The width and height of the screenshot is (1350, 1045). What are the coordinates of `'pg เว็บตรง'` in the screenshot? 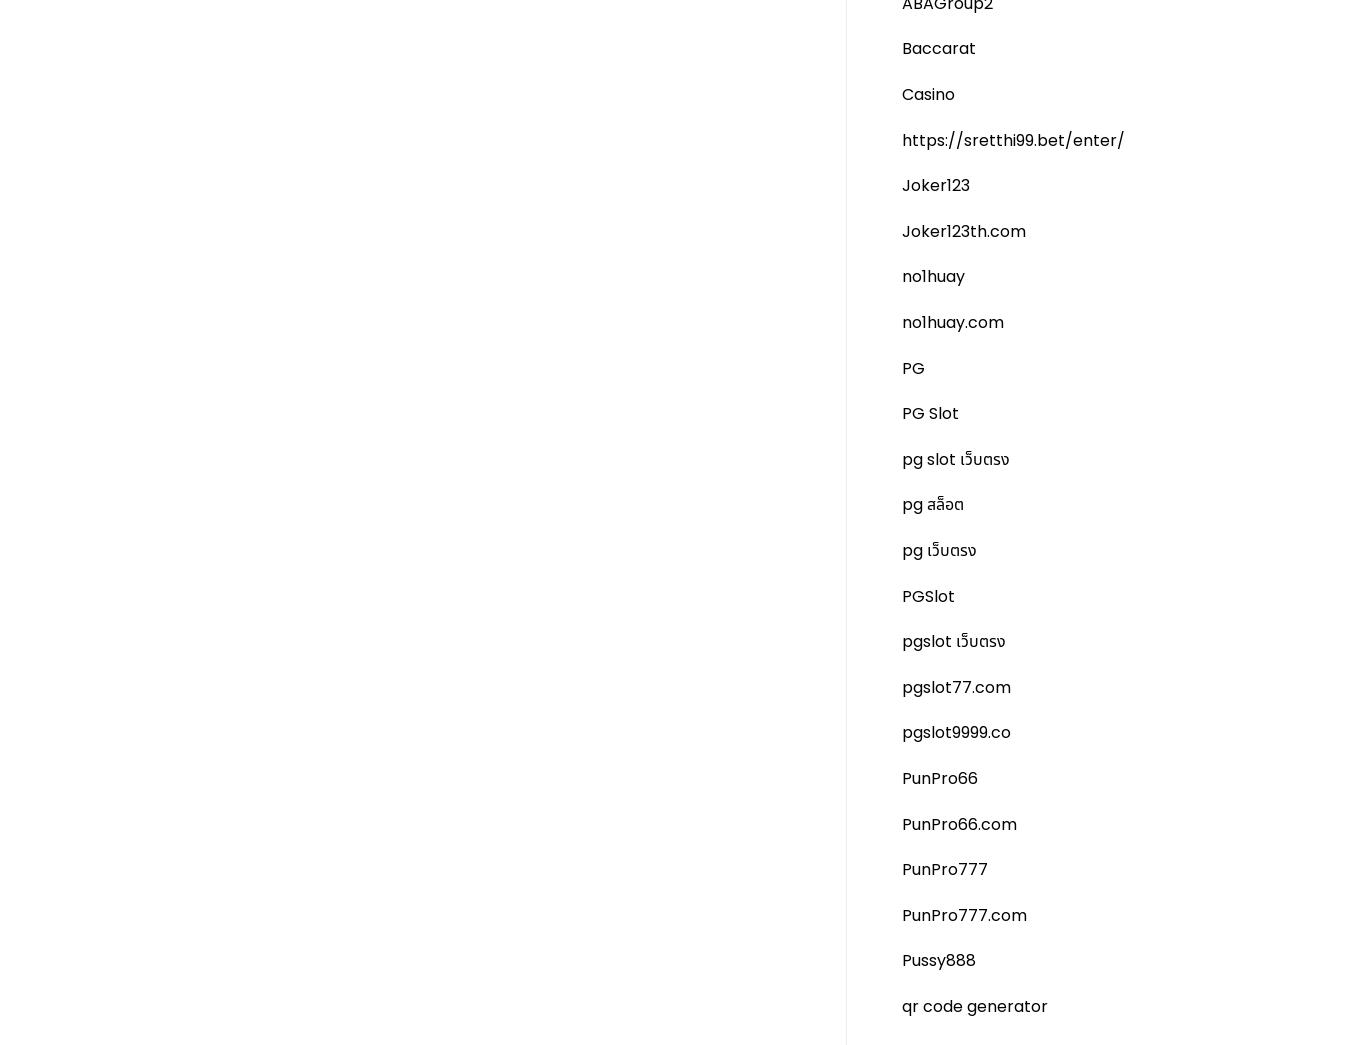 It's located at (938, 550).